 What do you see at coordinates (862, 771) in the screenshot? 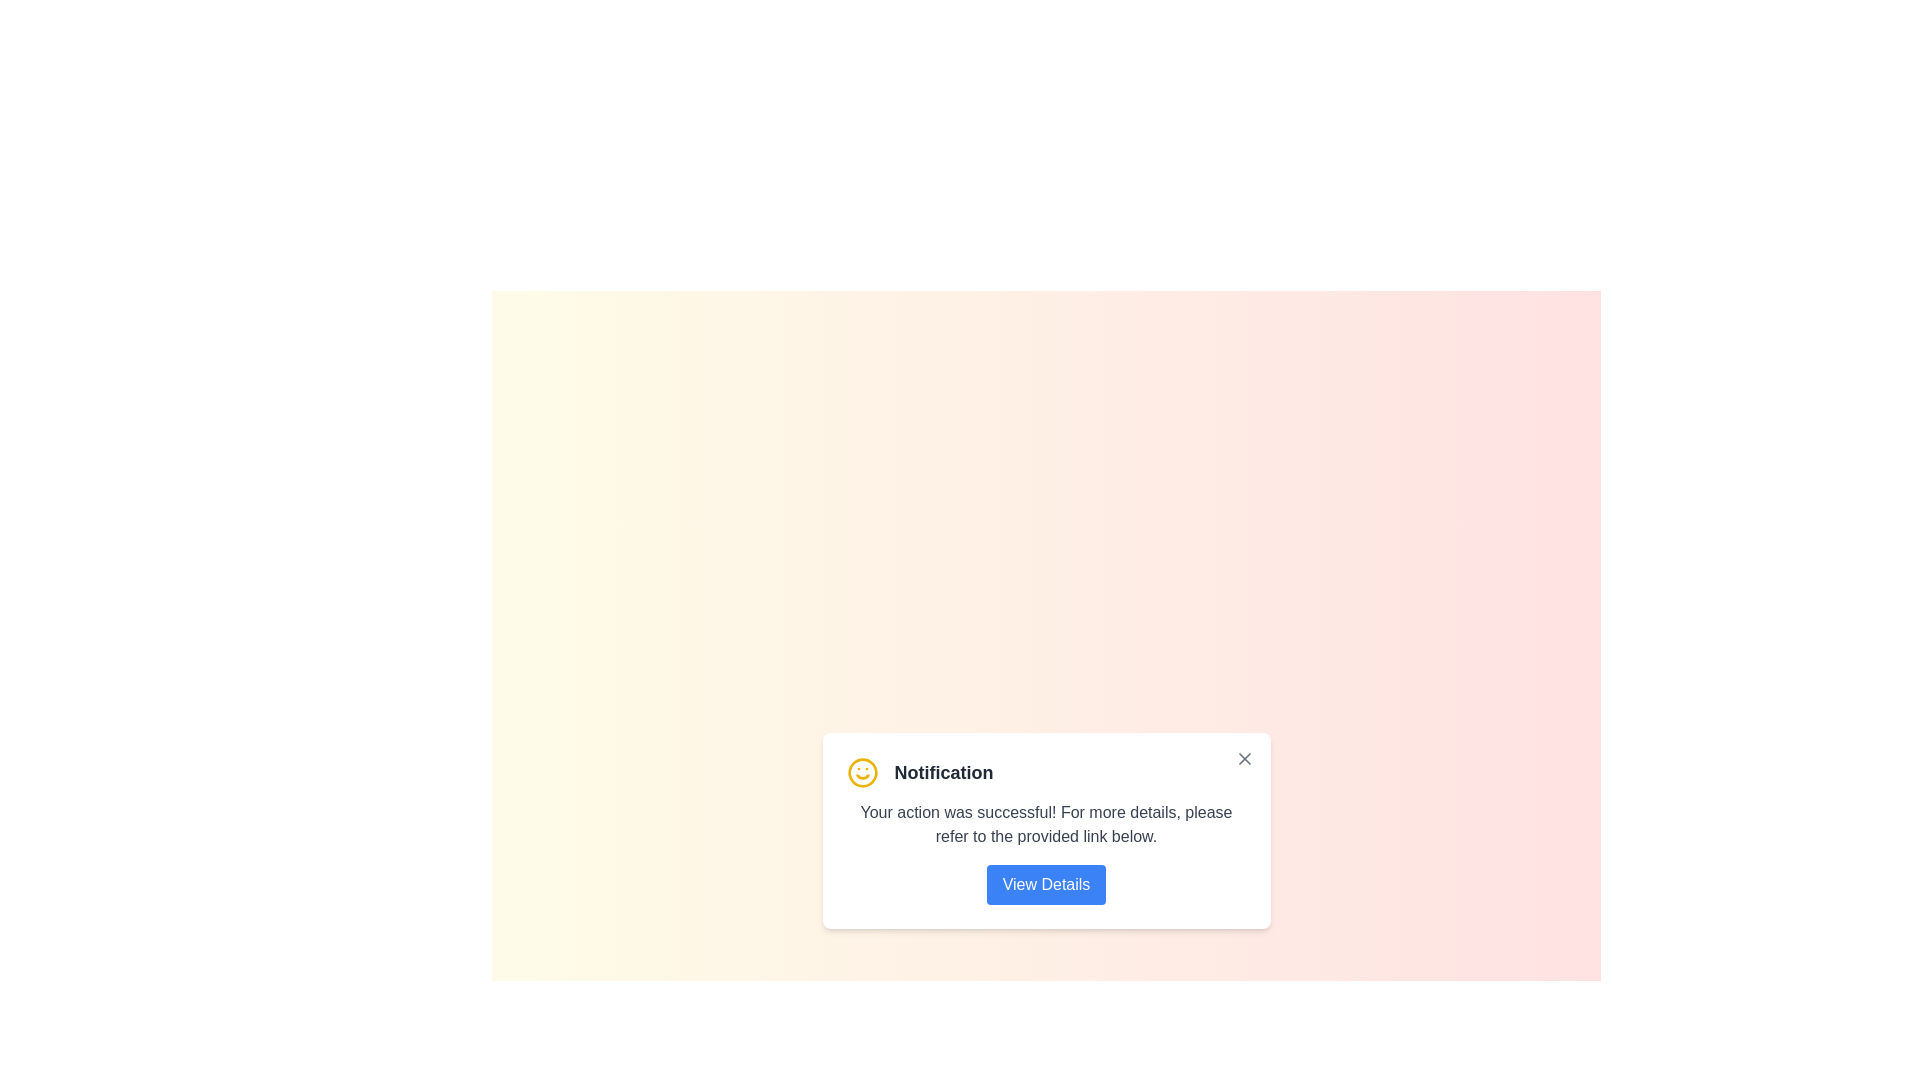
I see `the smiley icon to trigger animations or feedback` at bounding box center [862, 771].